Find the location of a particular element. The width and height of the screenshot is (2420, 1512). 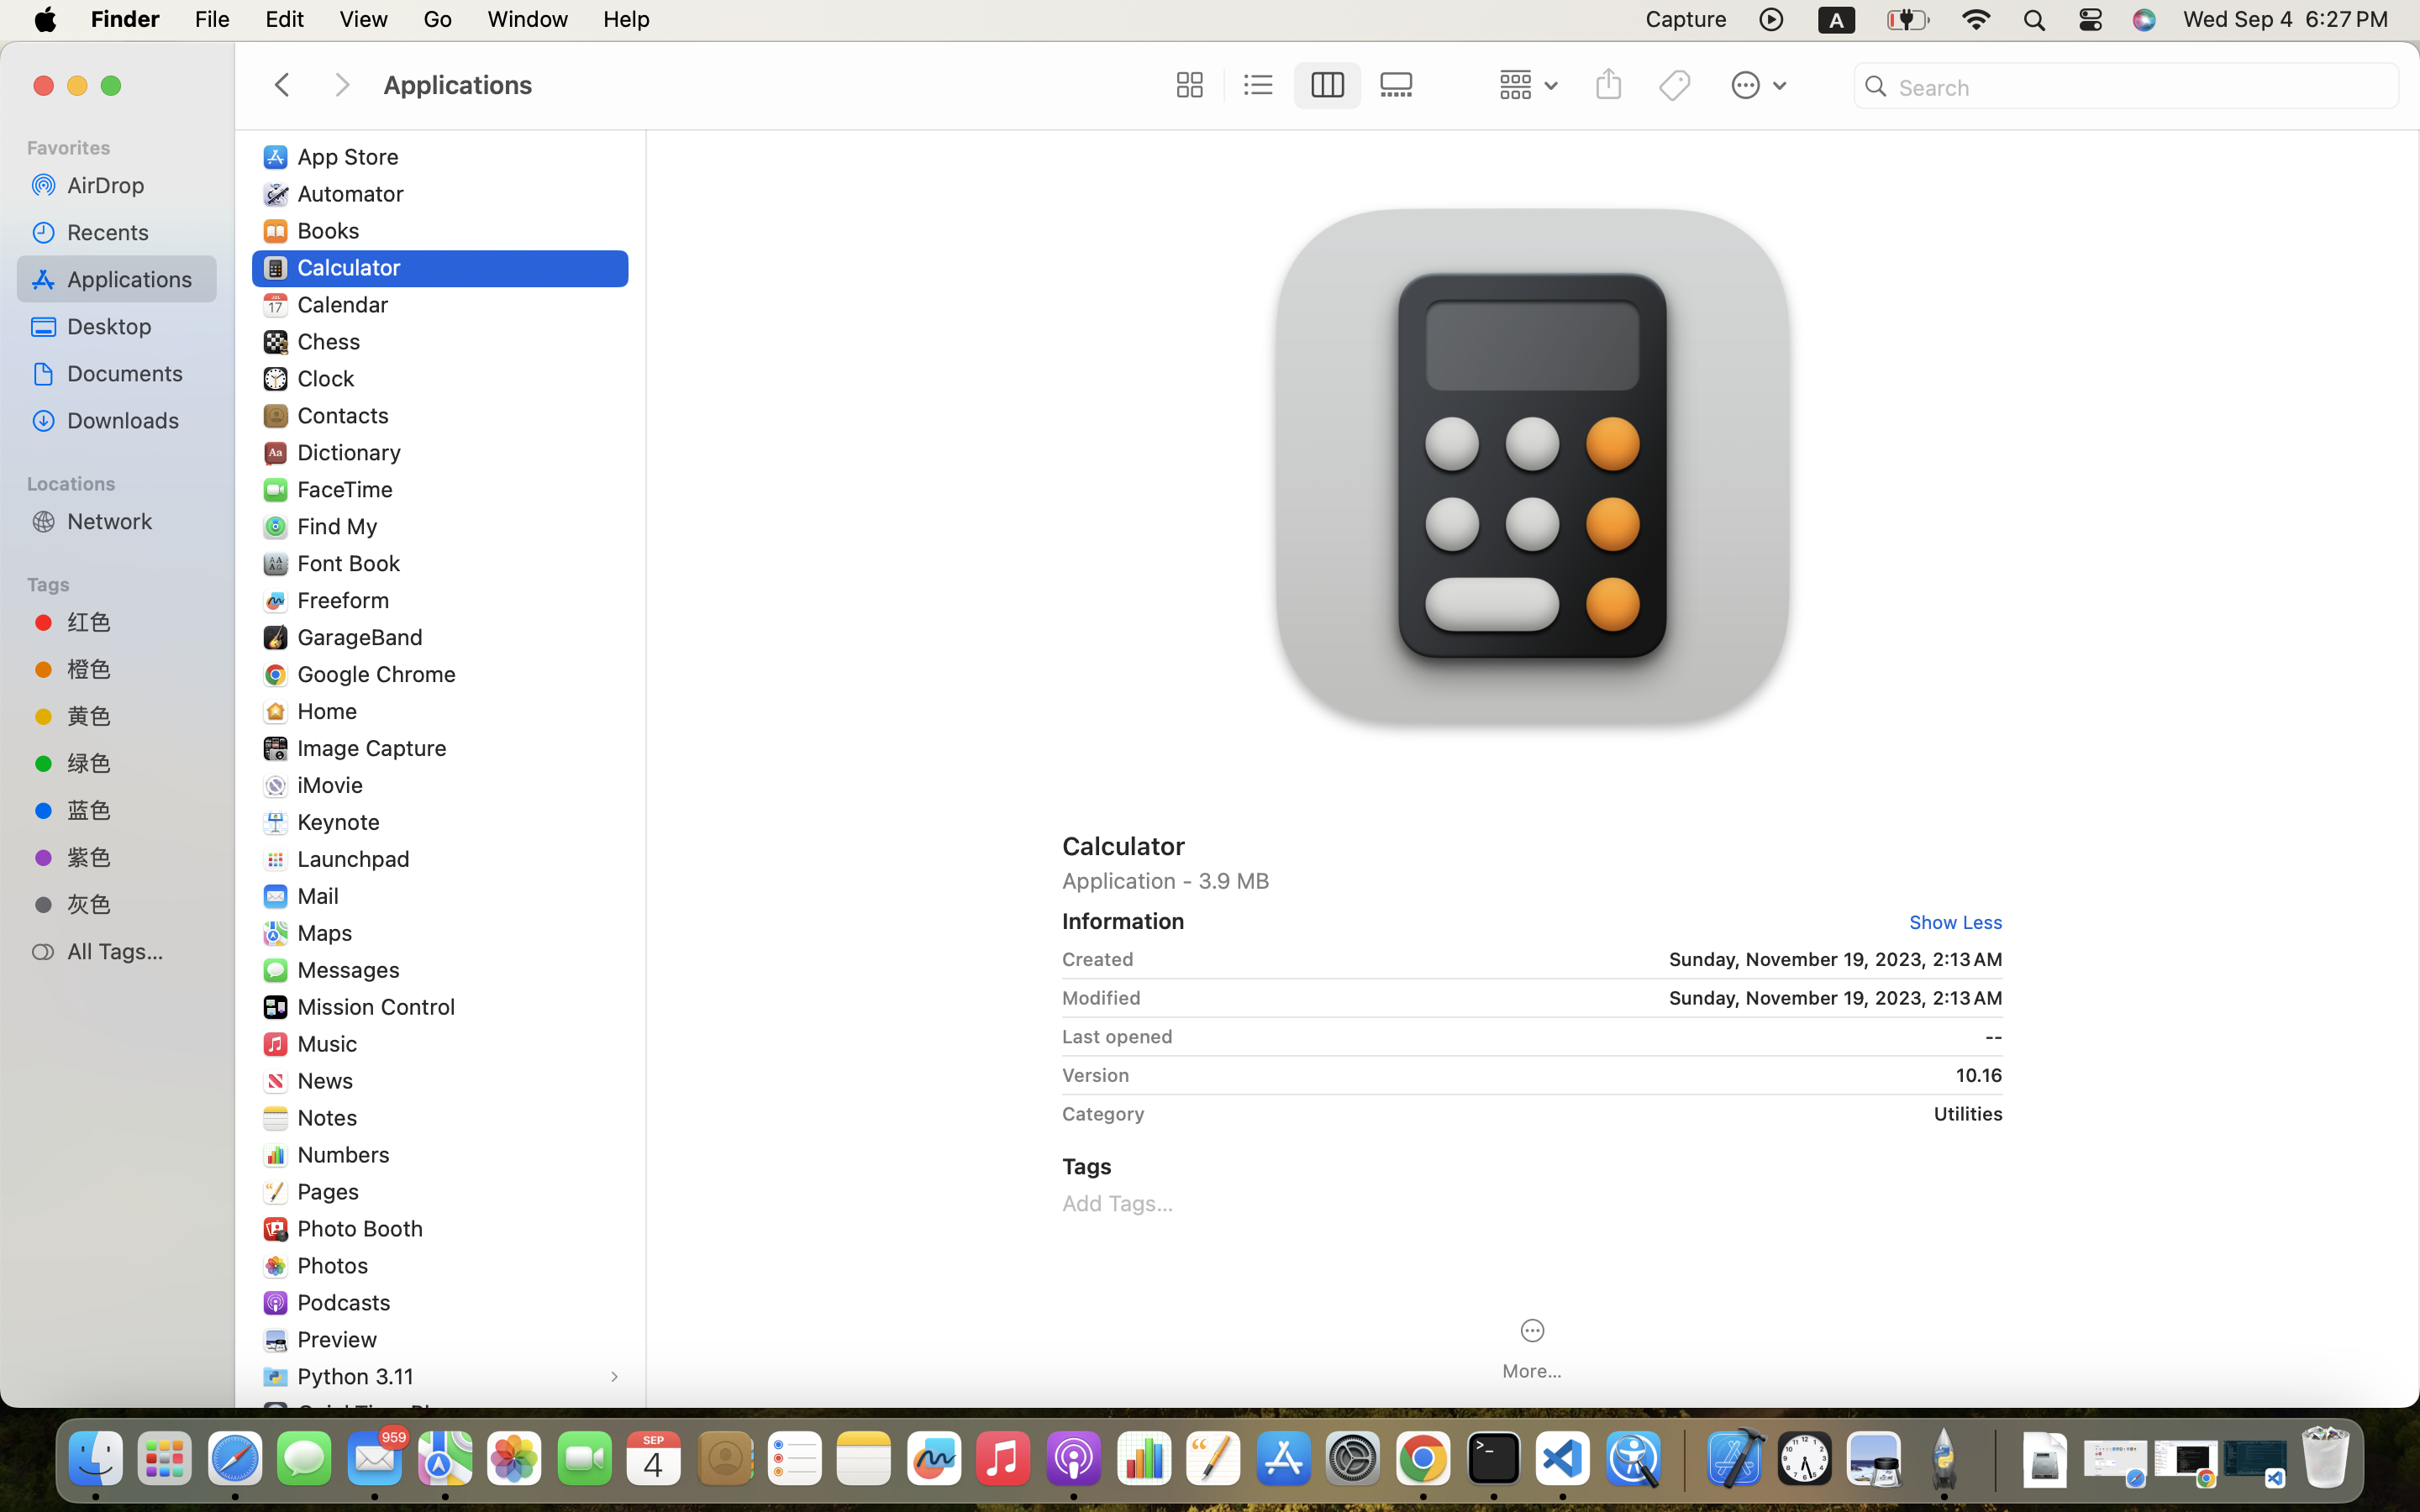

'Documents' is located at coordinates (134, 373).